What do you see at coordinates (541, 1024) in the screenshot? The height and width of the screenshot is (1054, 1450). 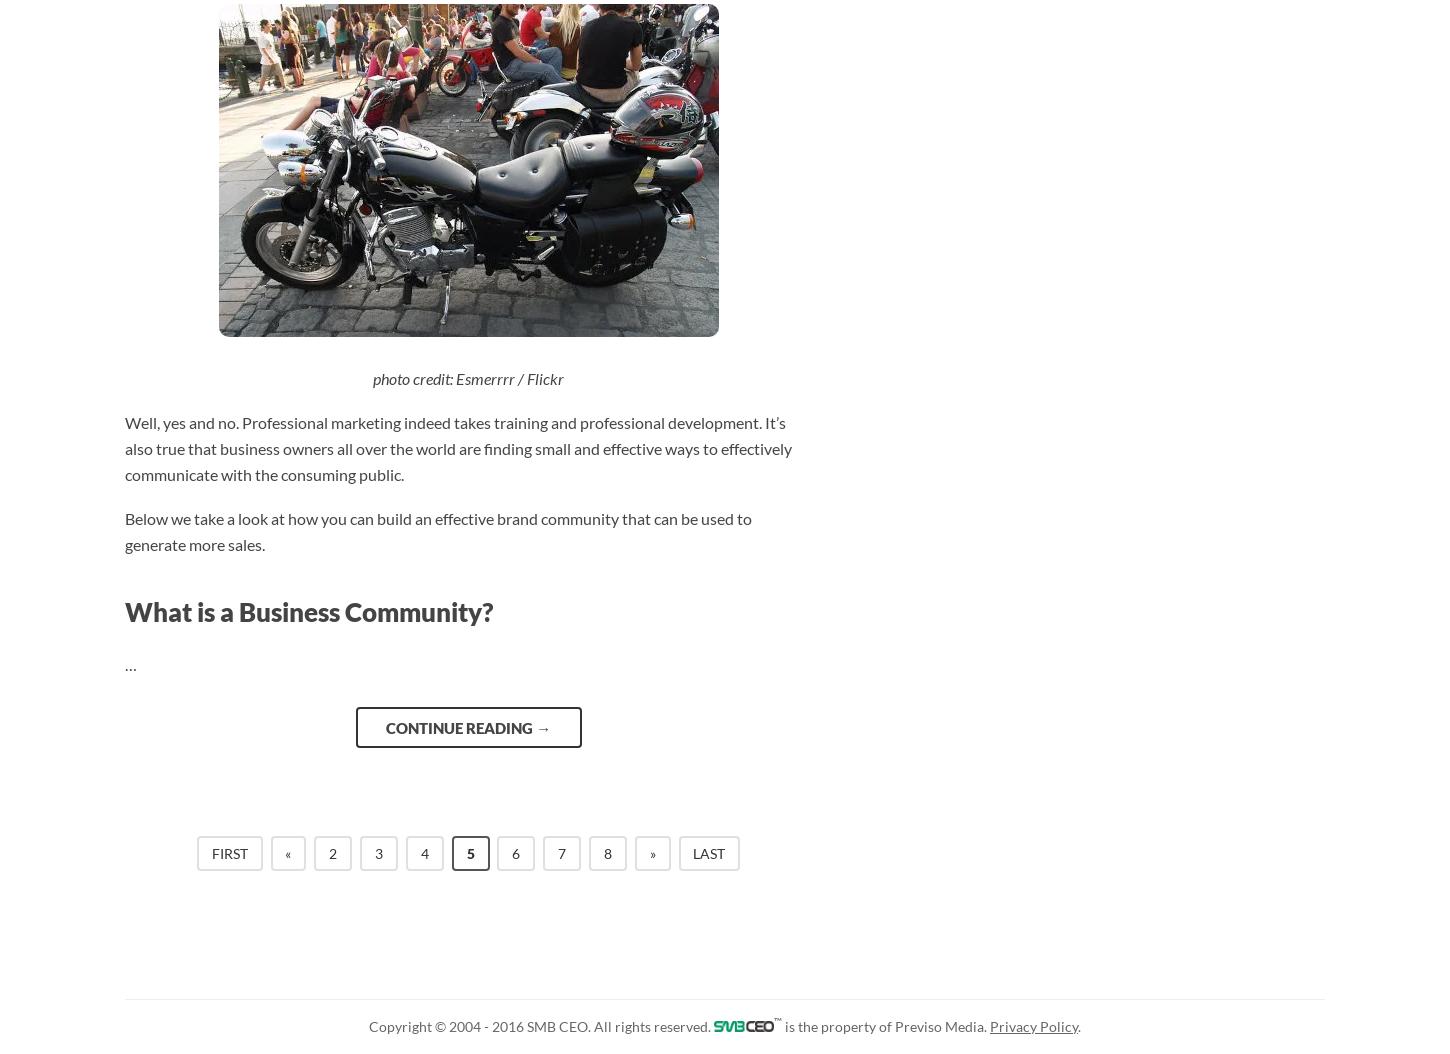 I see `'Copyright © 2004 - 2016 SMB CEO. All rights reserved.'` at bounding box center [541, 1024].